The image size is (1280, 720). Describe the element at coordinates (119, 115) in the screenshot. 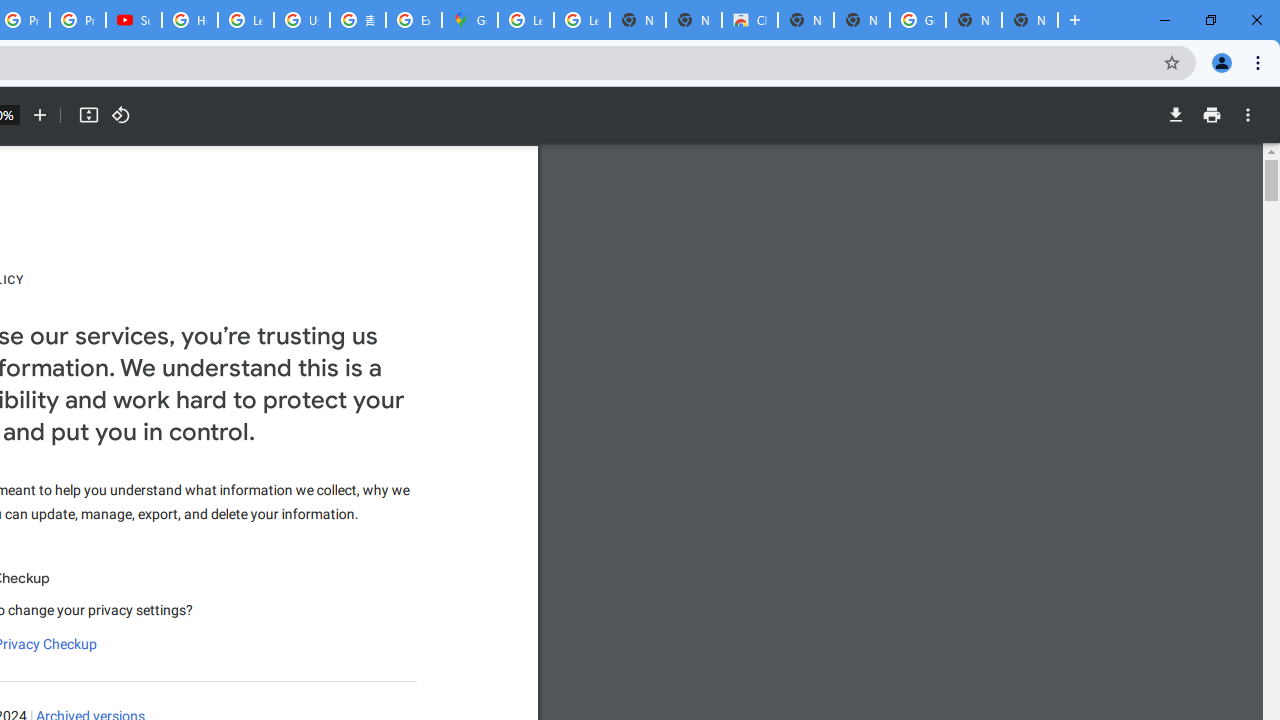

I see `'Rotate counterclockwise'` at that location.